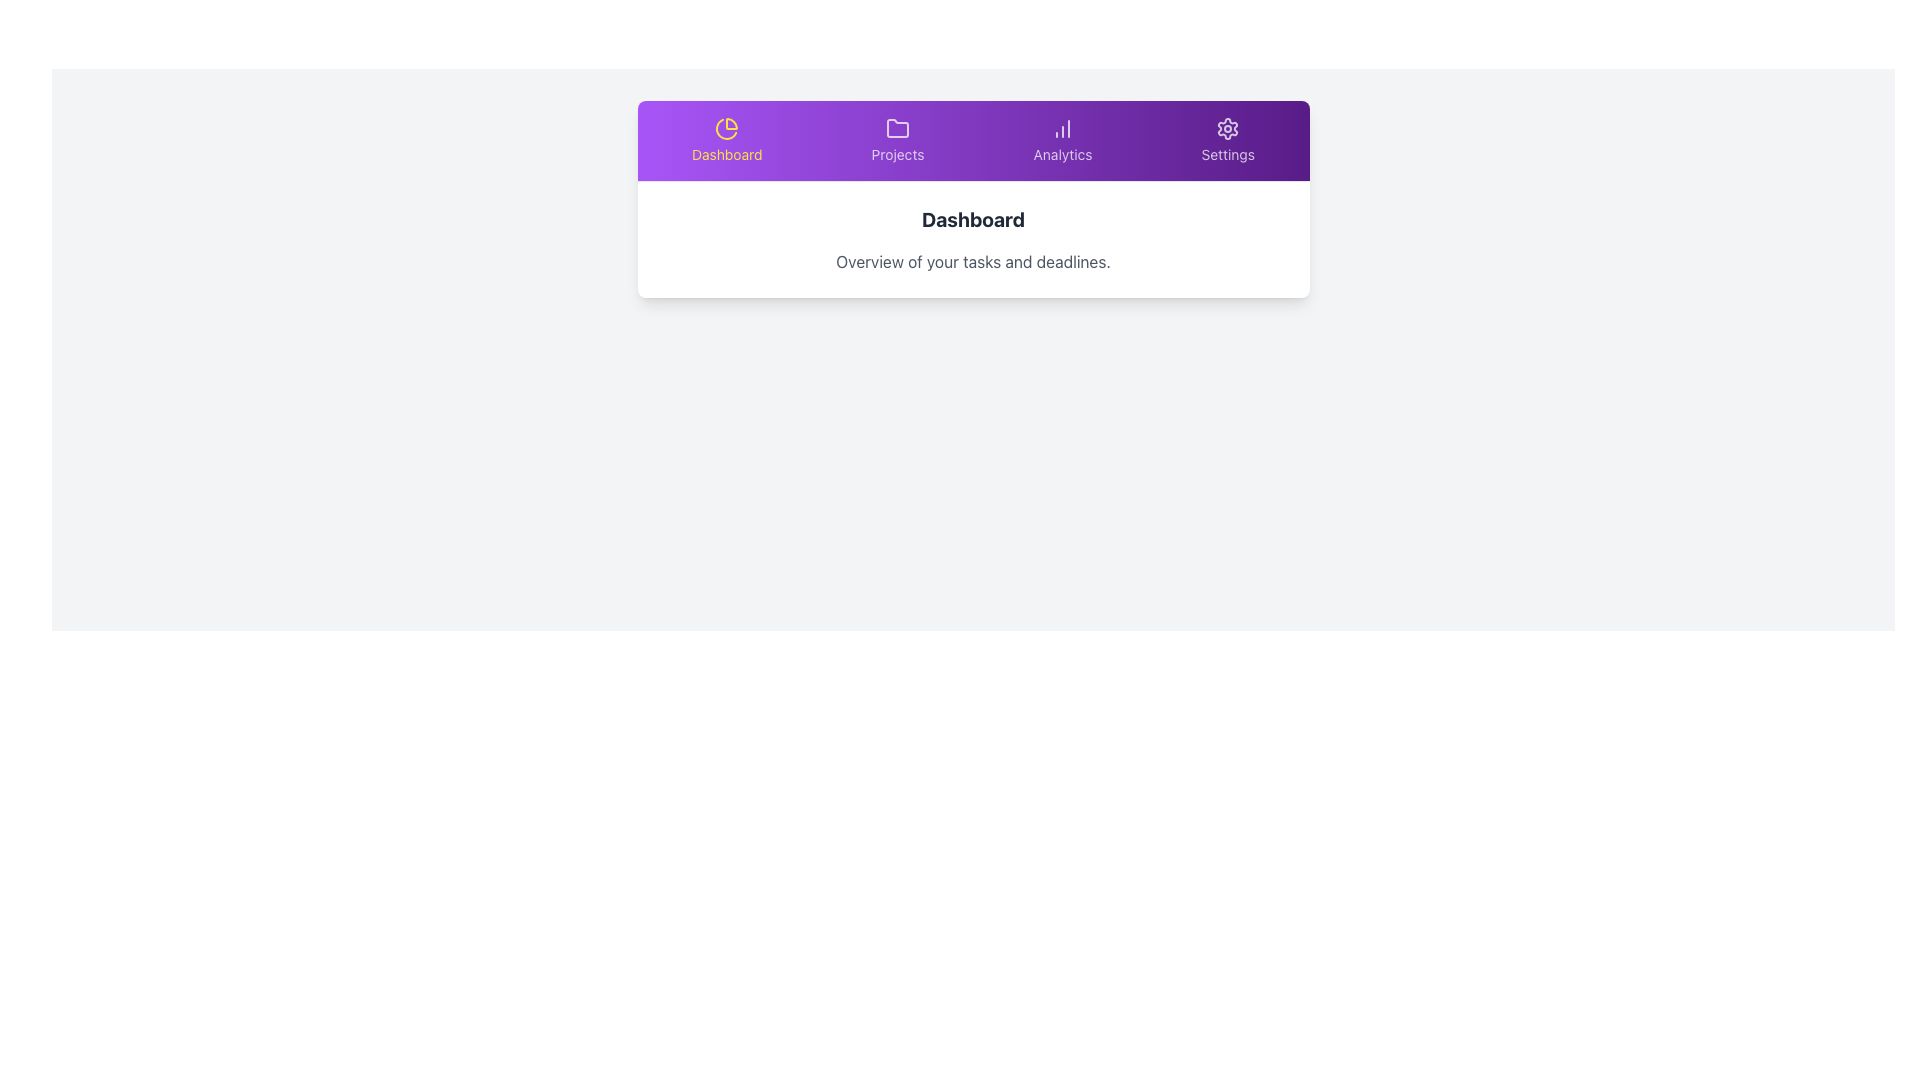 The image size is (1920, 1080). Describe the element at coordinates (726, 128) in the screenshot. I see `the circular pie chart icon in the top navigation bar` at that location.